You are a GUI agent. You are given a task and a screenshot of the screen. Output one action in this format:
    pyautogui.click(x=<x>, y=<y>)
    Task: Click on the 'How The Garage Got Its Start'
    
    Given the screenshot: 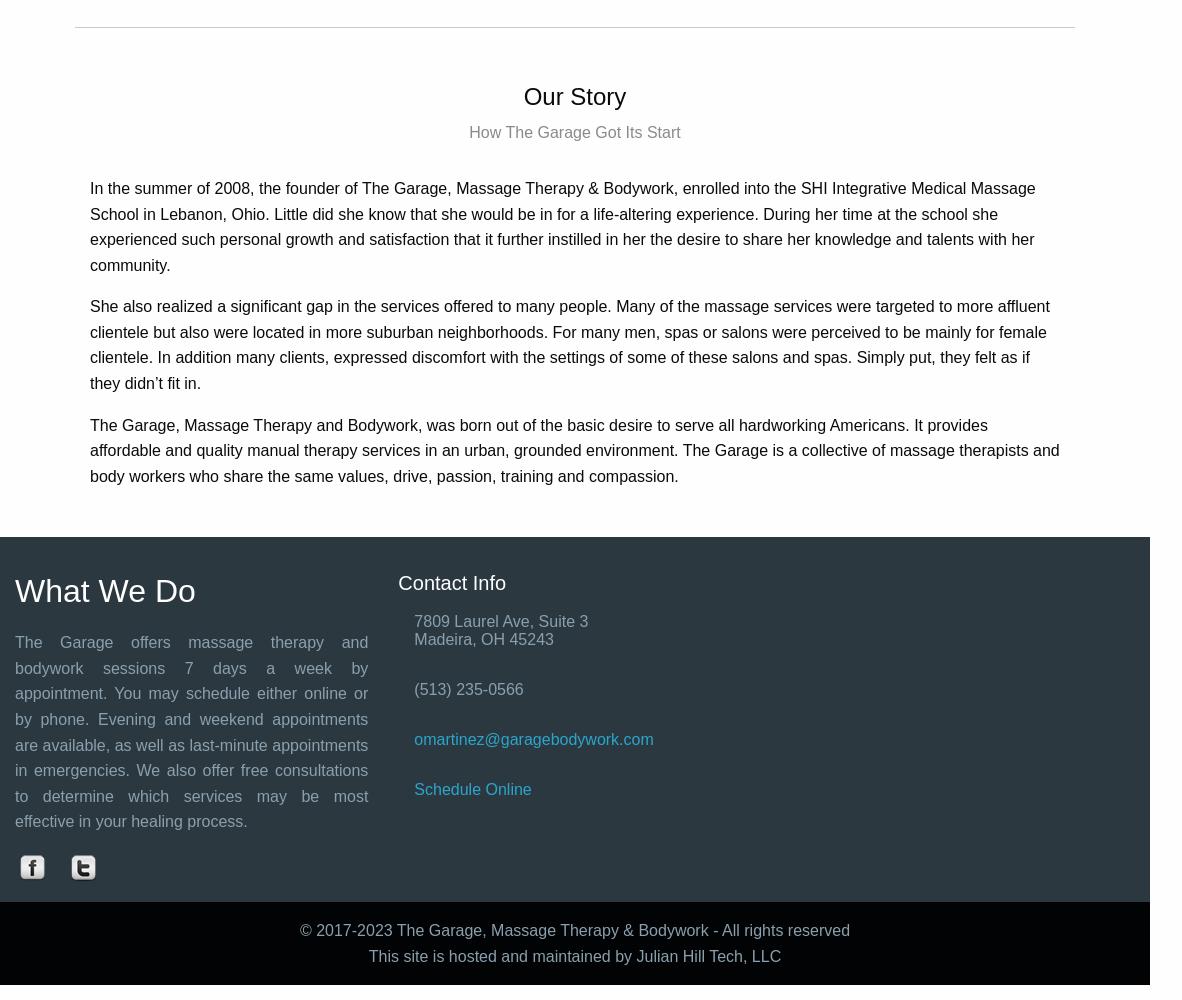 What is the action you would take?
    pyautogui.click(x=574, y=131)
    